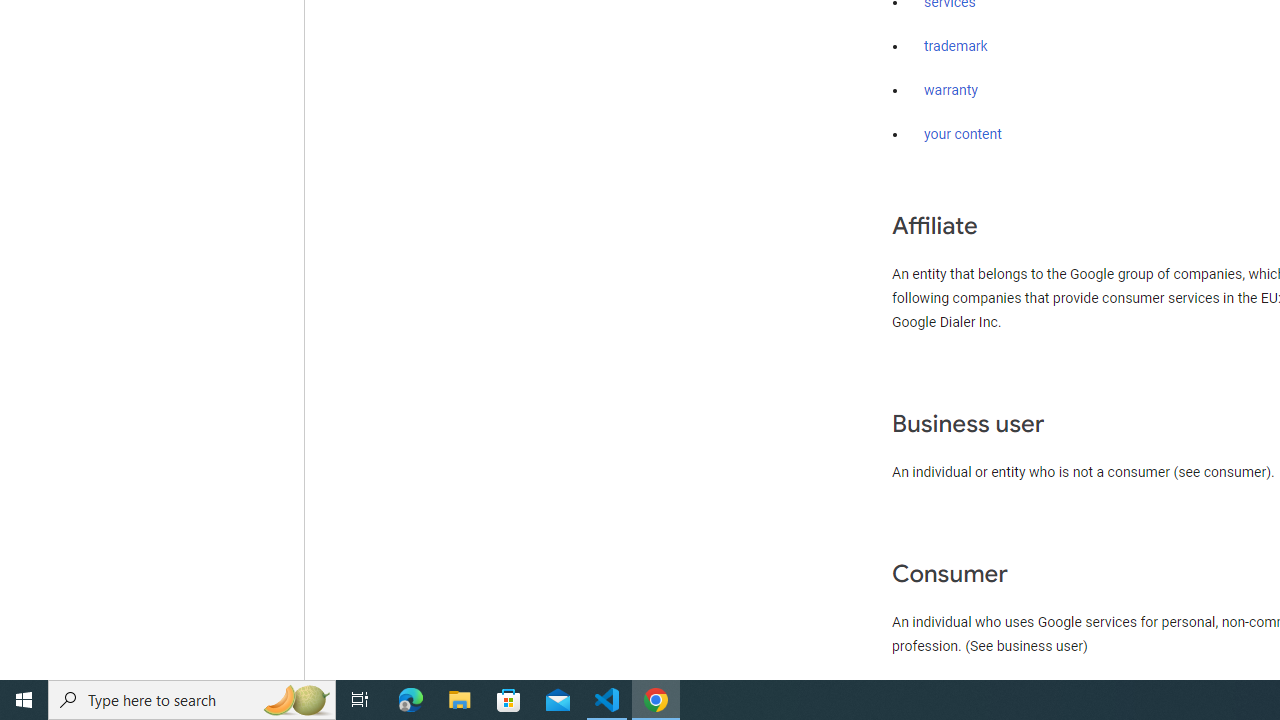 The image size is (1280, 720). I want to click on 'trademark', so click(955, 46).